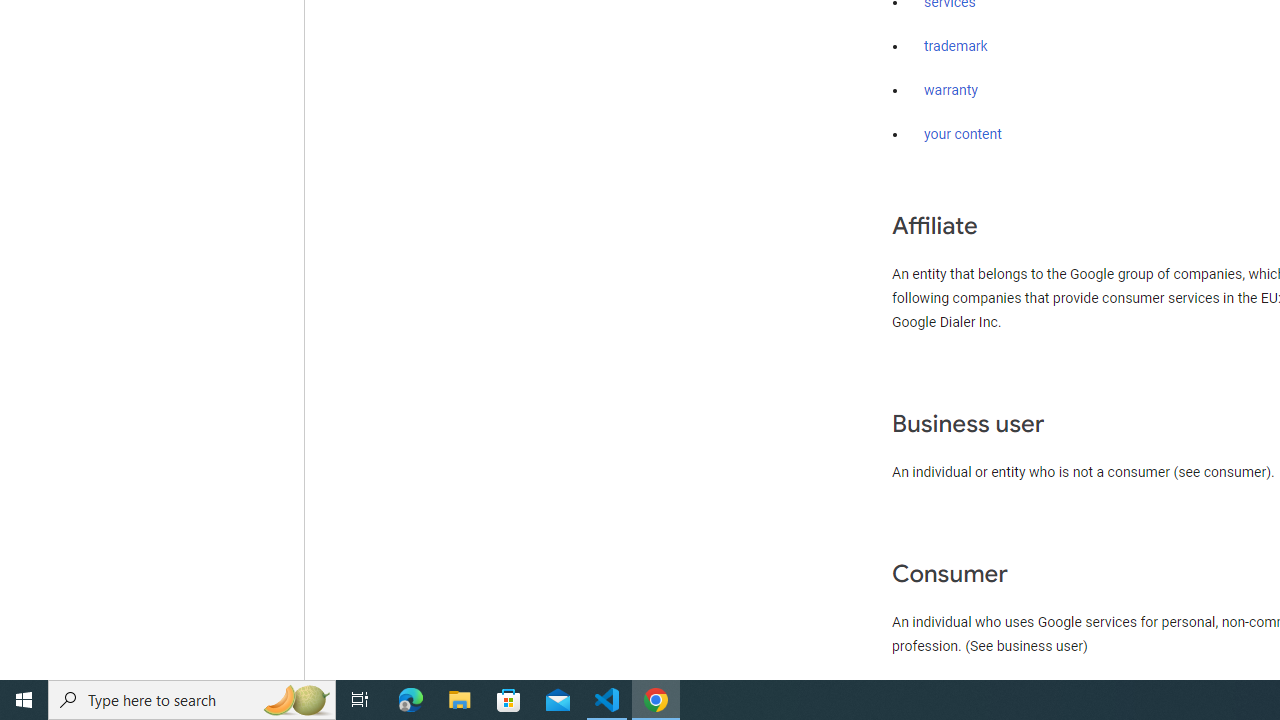 The image size is (1280, 720). I want to click on 'trademark', so click(955, 46).